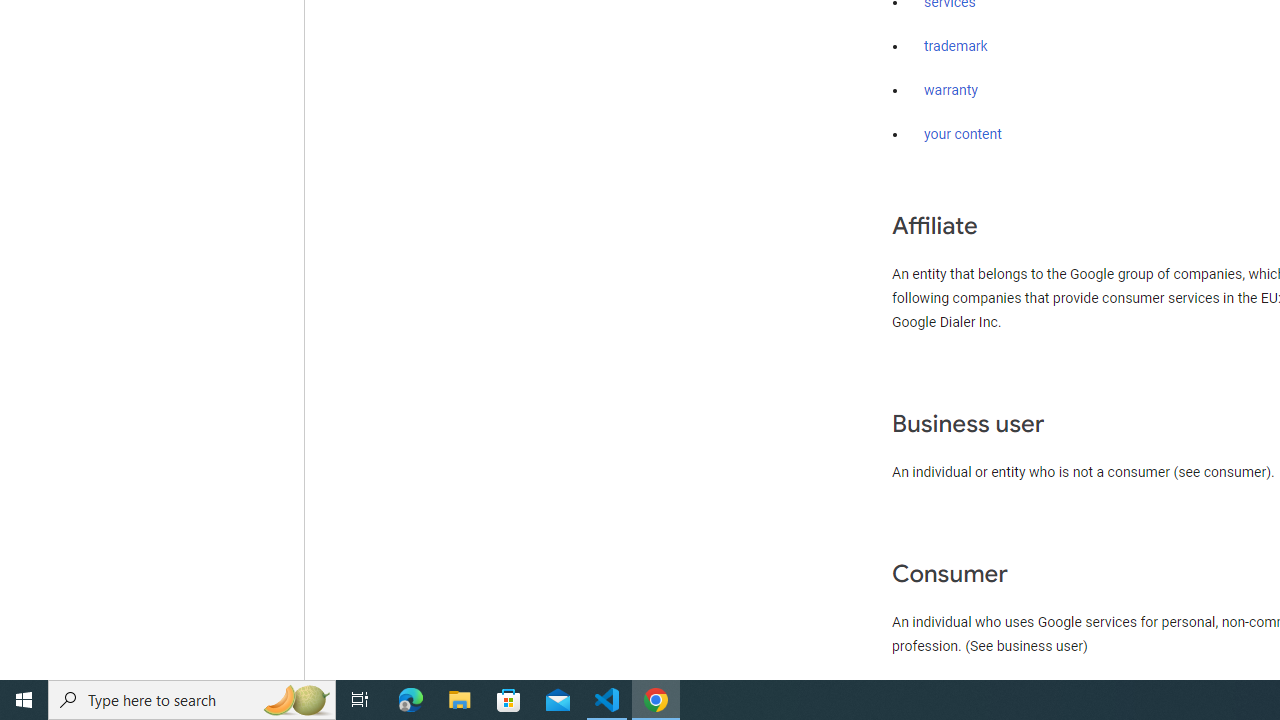 The image size is (1280, 720). I want to click on 'trademark', so click(955, 46).